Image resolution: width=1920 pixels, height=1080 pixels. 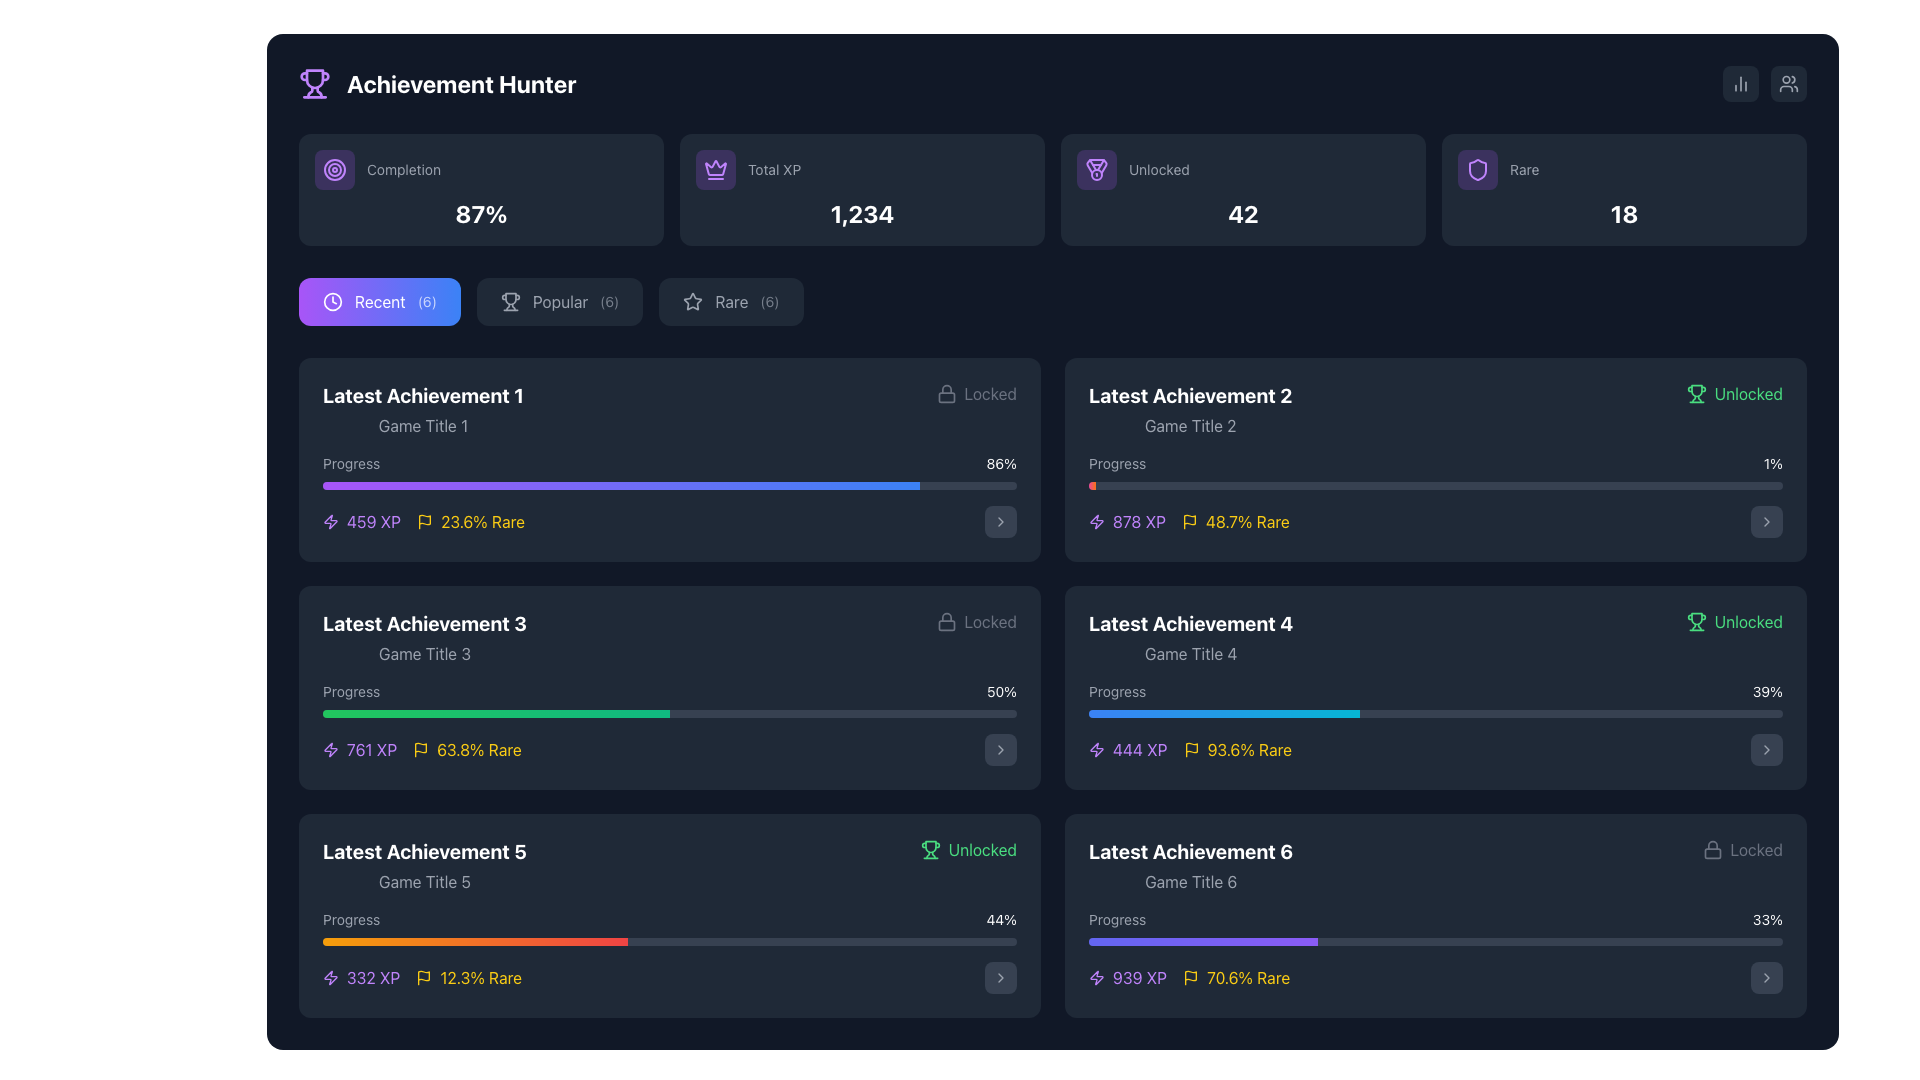 What do you see at coordinates (421, 749) in the screenshot?
I see `the informational text element displaying '761 XP' and '63.8% Rare' with associated icons, located in the third achievement information box below the progress bar for 'Latest Achievement 3'` at bounding box center [421, 749].